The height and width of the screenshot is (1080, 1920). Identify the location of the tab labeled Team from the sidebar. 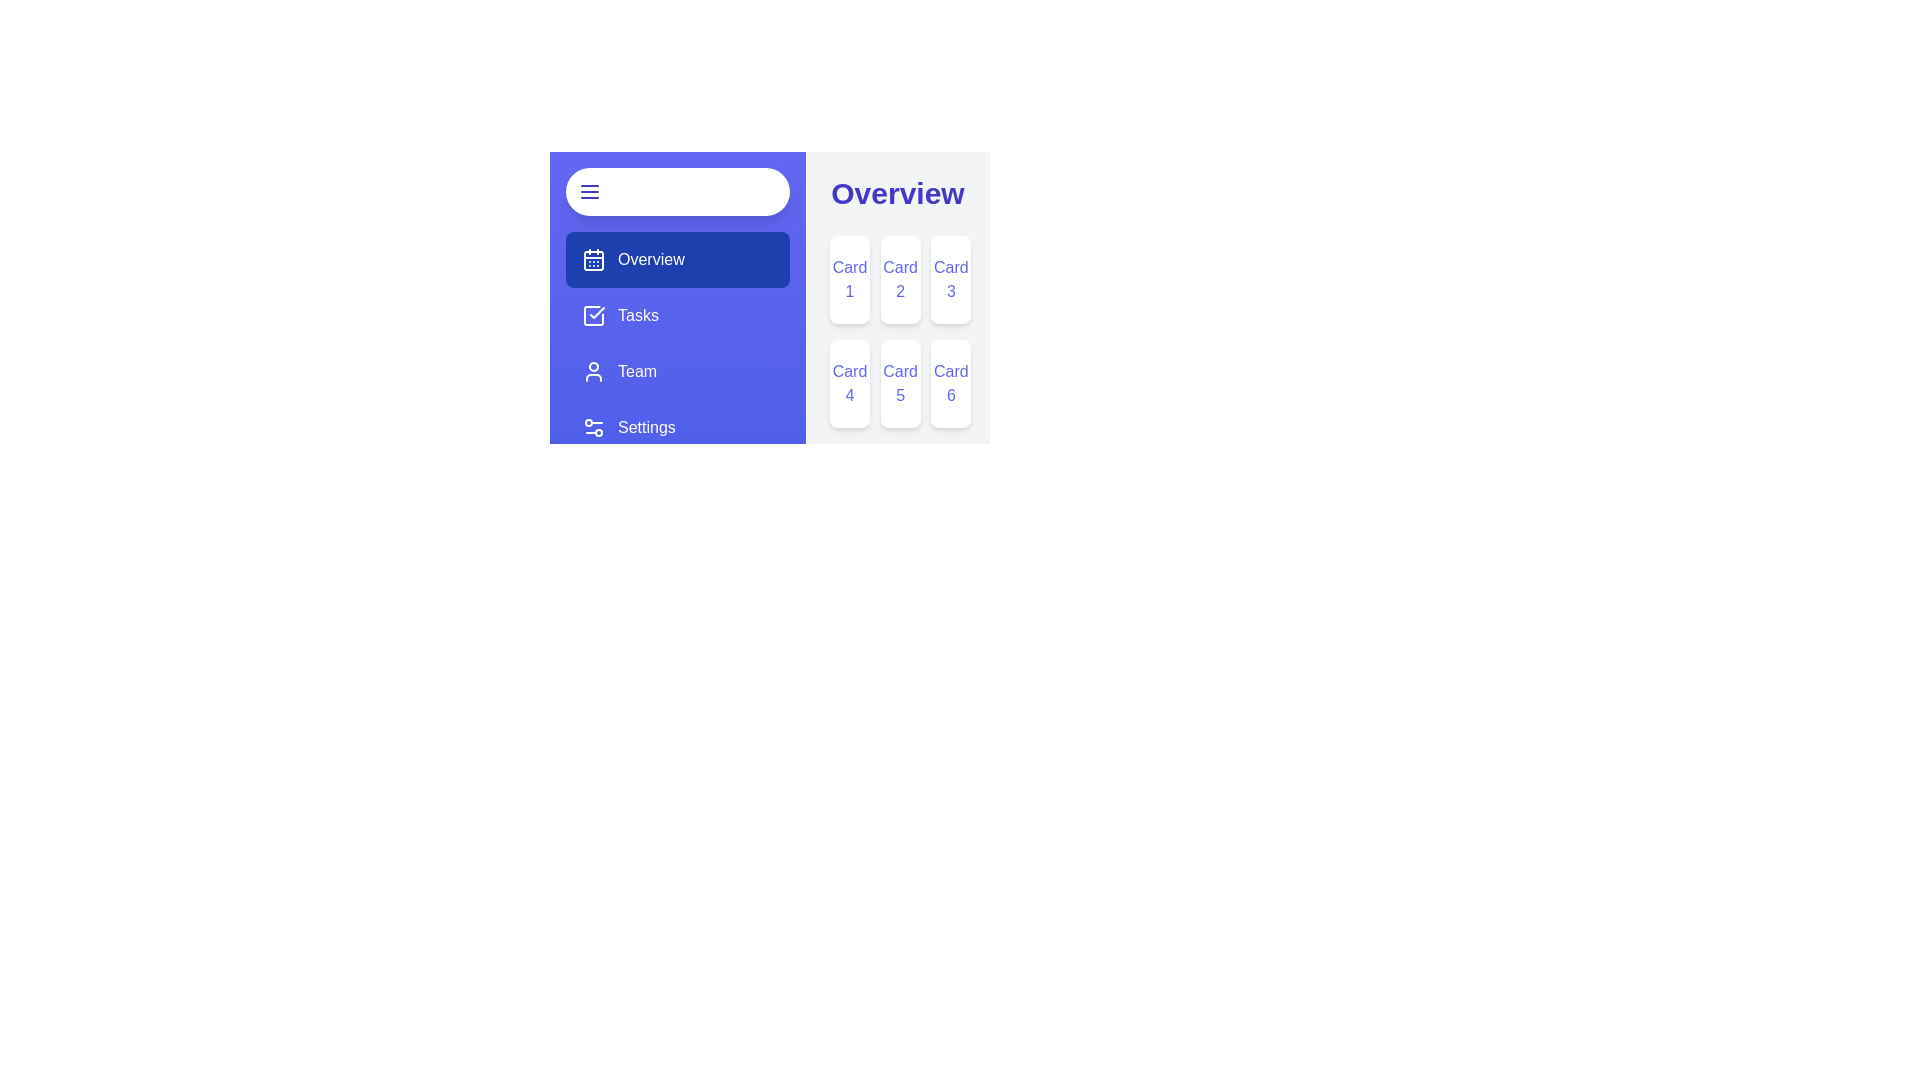
(677, 371).